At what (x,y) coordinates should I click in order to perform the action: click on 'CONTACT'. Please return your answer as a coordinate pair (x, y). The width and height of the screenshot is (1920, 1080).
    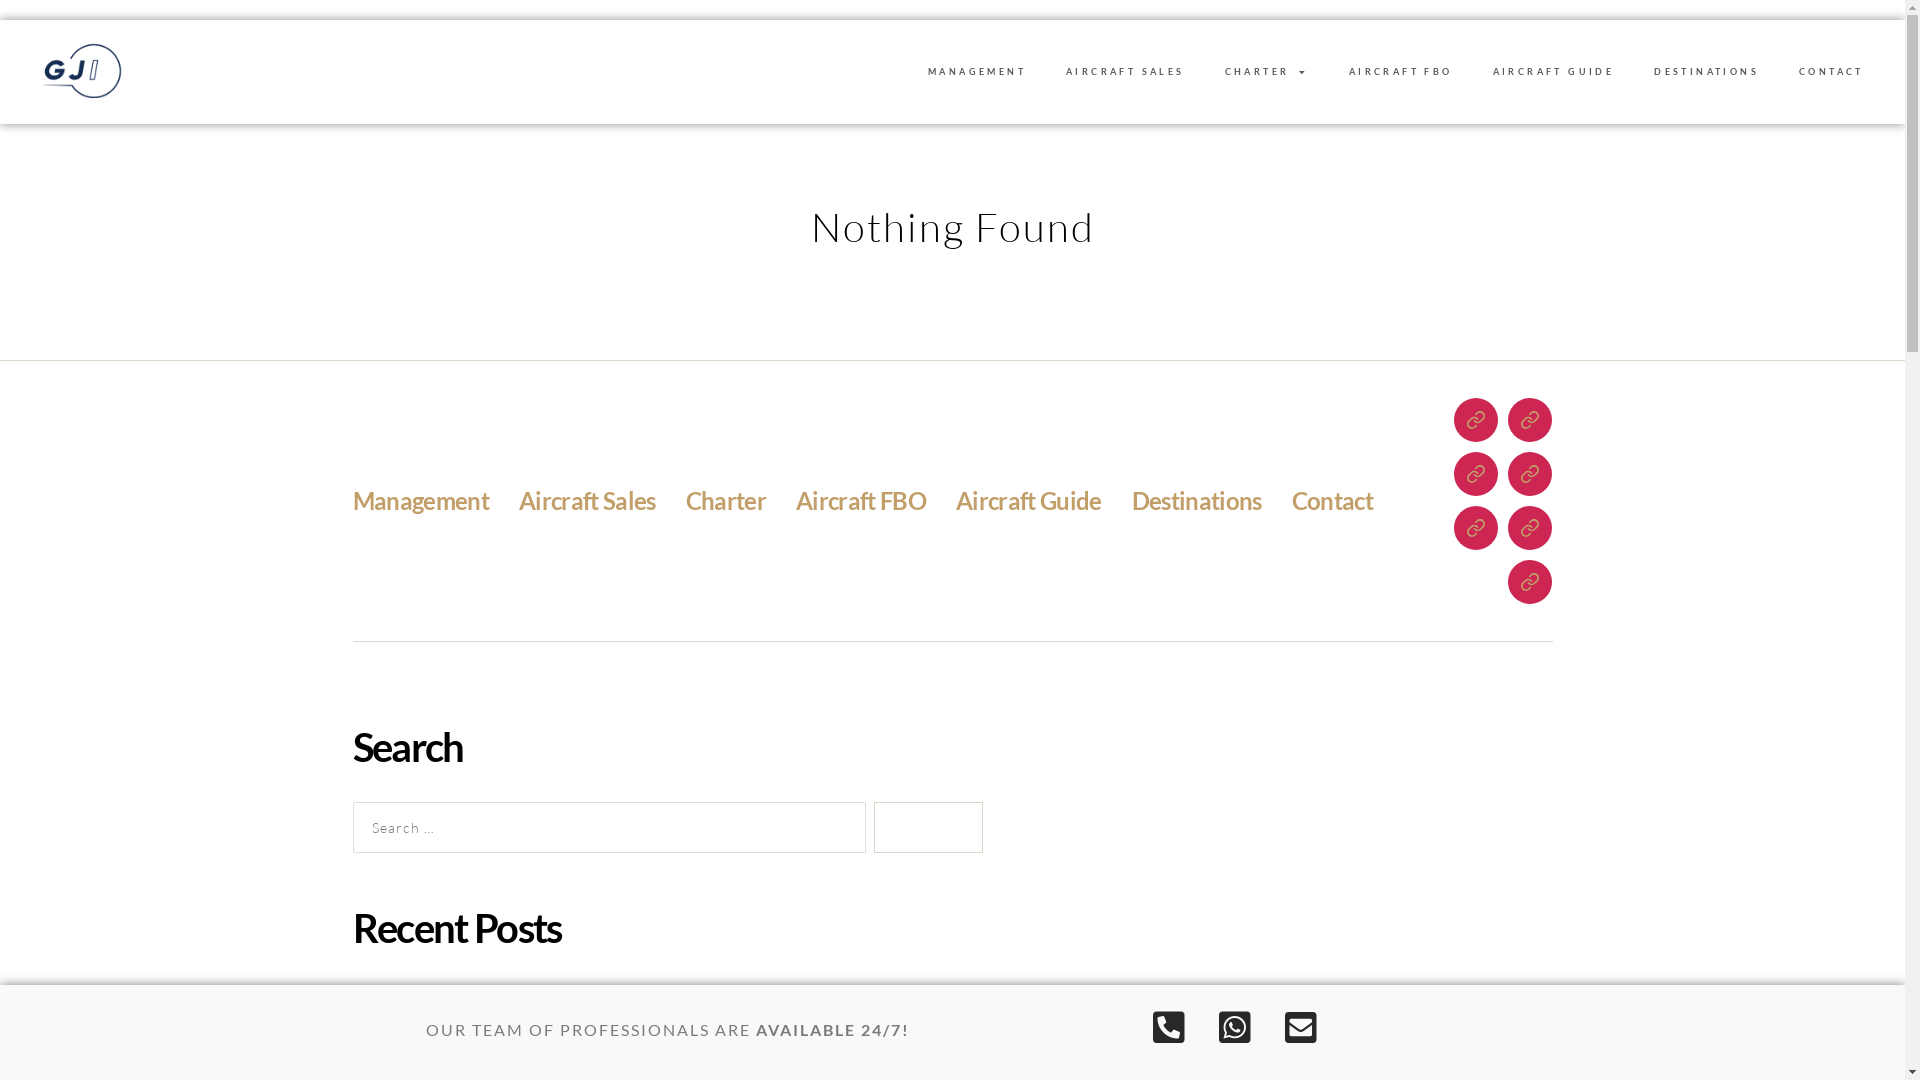
    Looking at the image, I should click on (1779, 71).